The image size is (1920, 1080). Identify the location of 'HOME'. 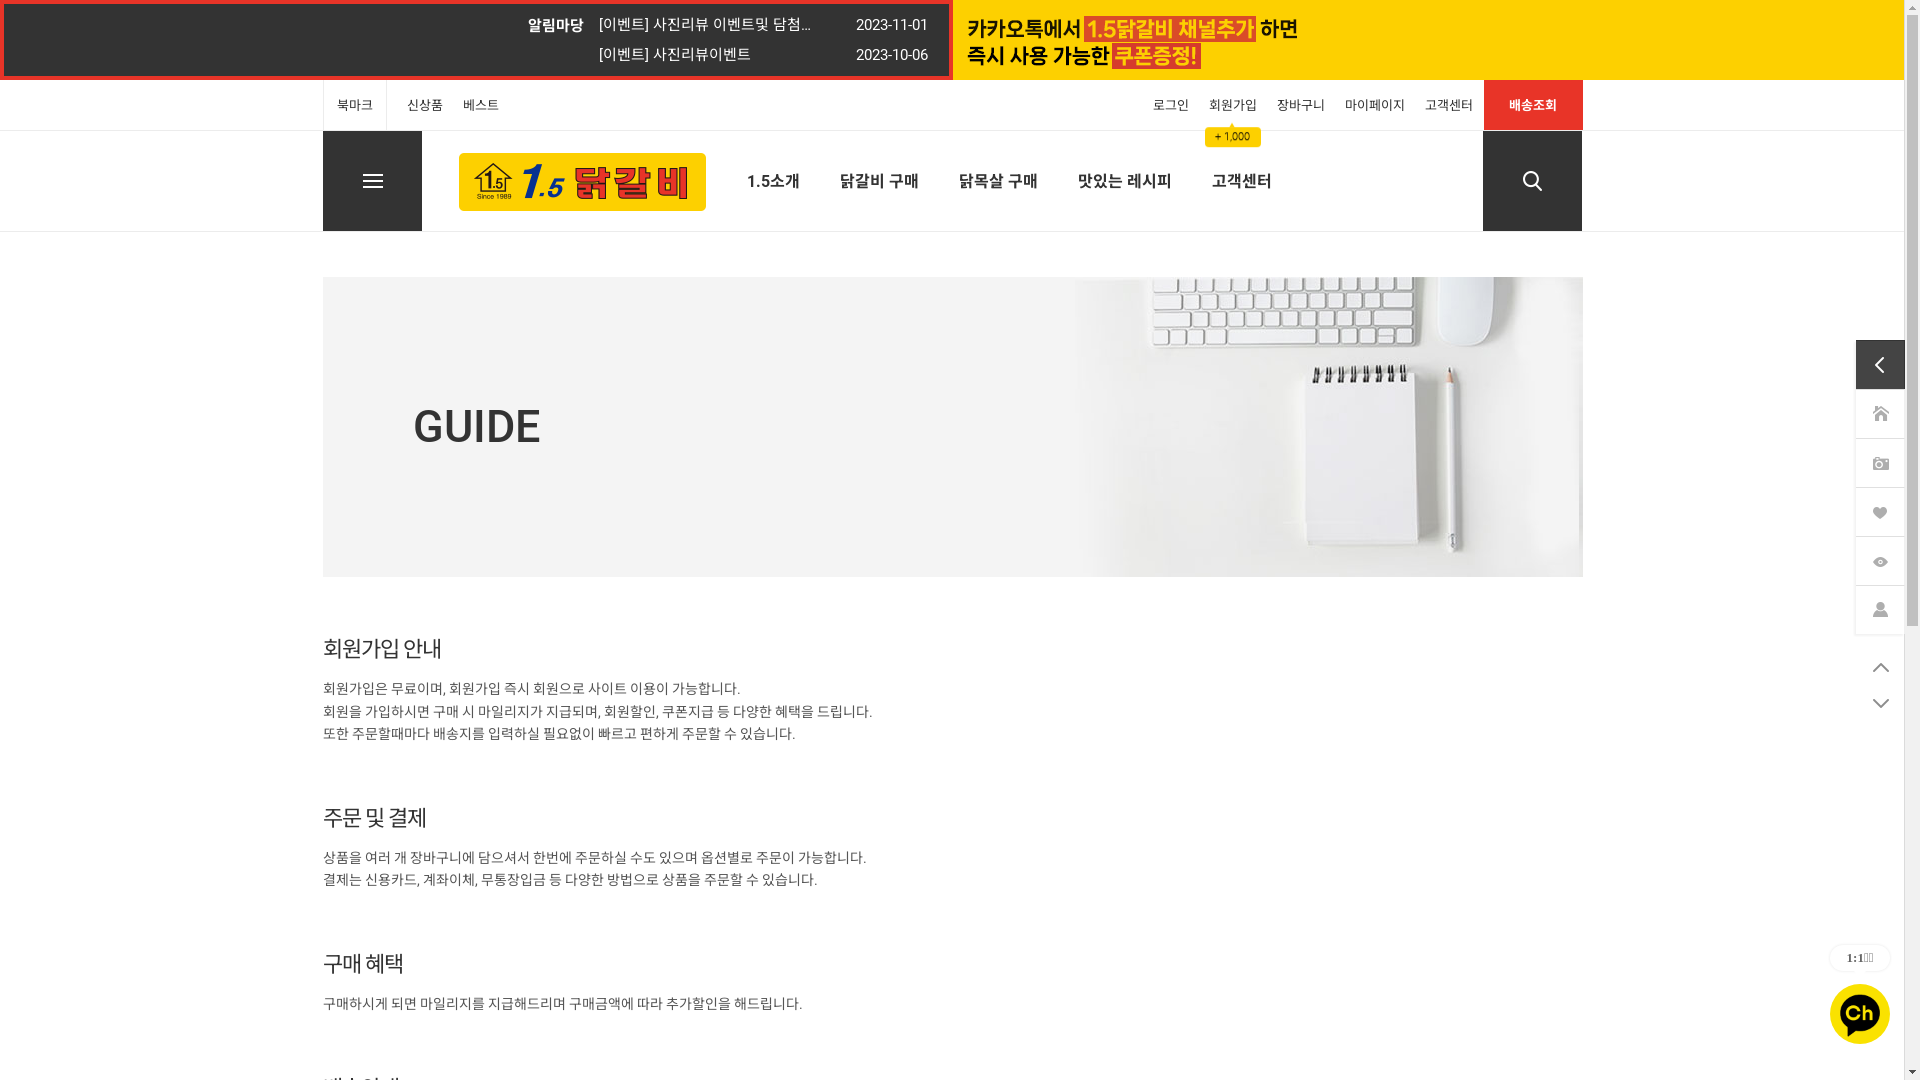
(1879, 412).